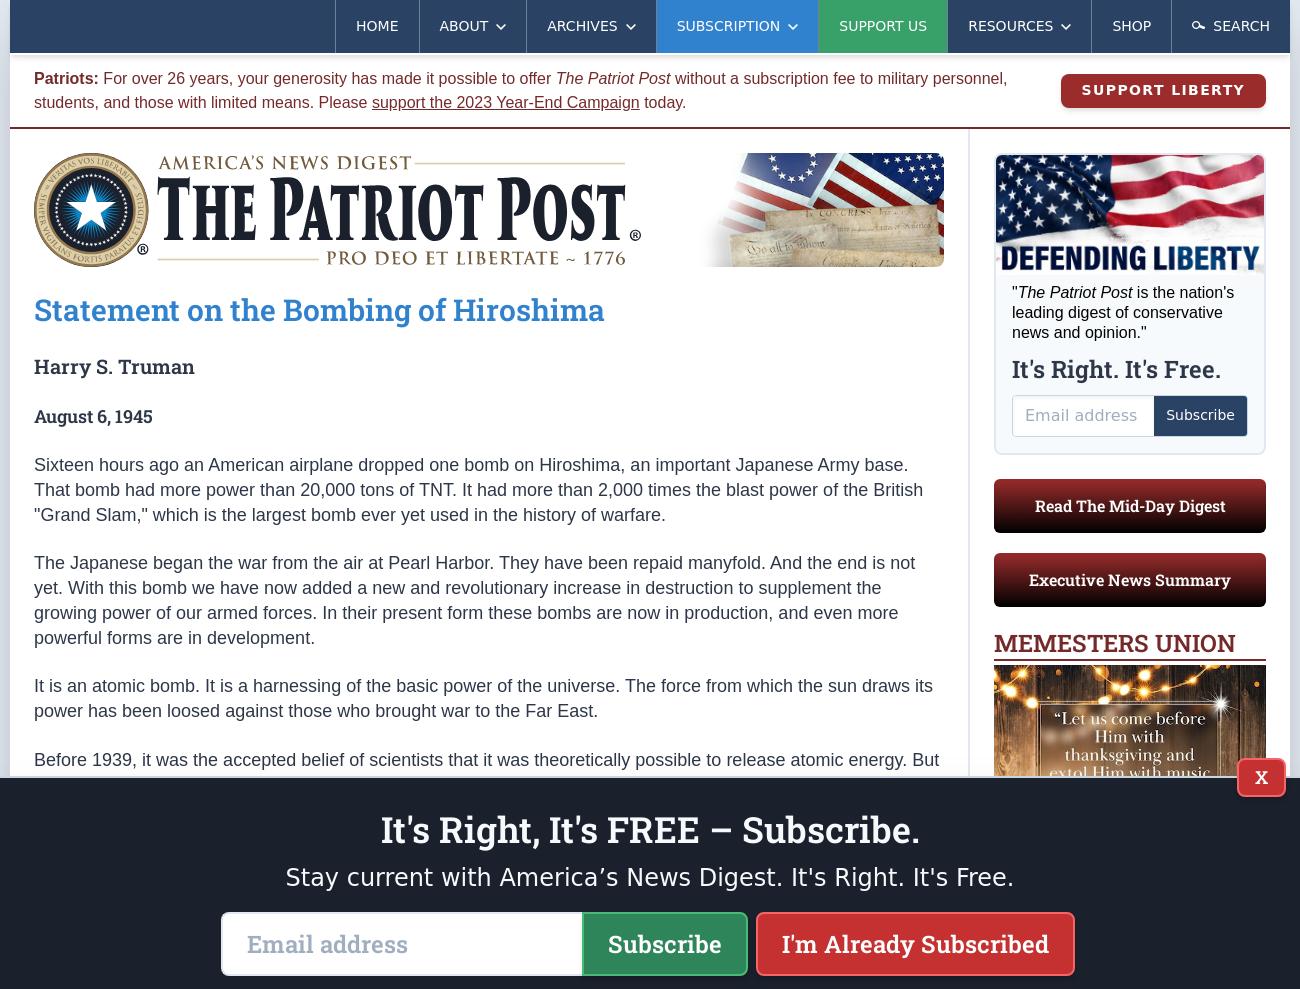  I want to click on 'support the 2023 Year-End Campaign', so click(505, 102).